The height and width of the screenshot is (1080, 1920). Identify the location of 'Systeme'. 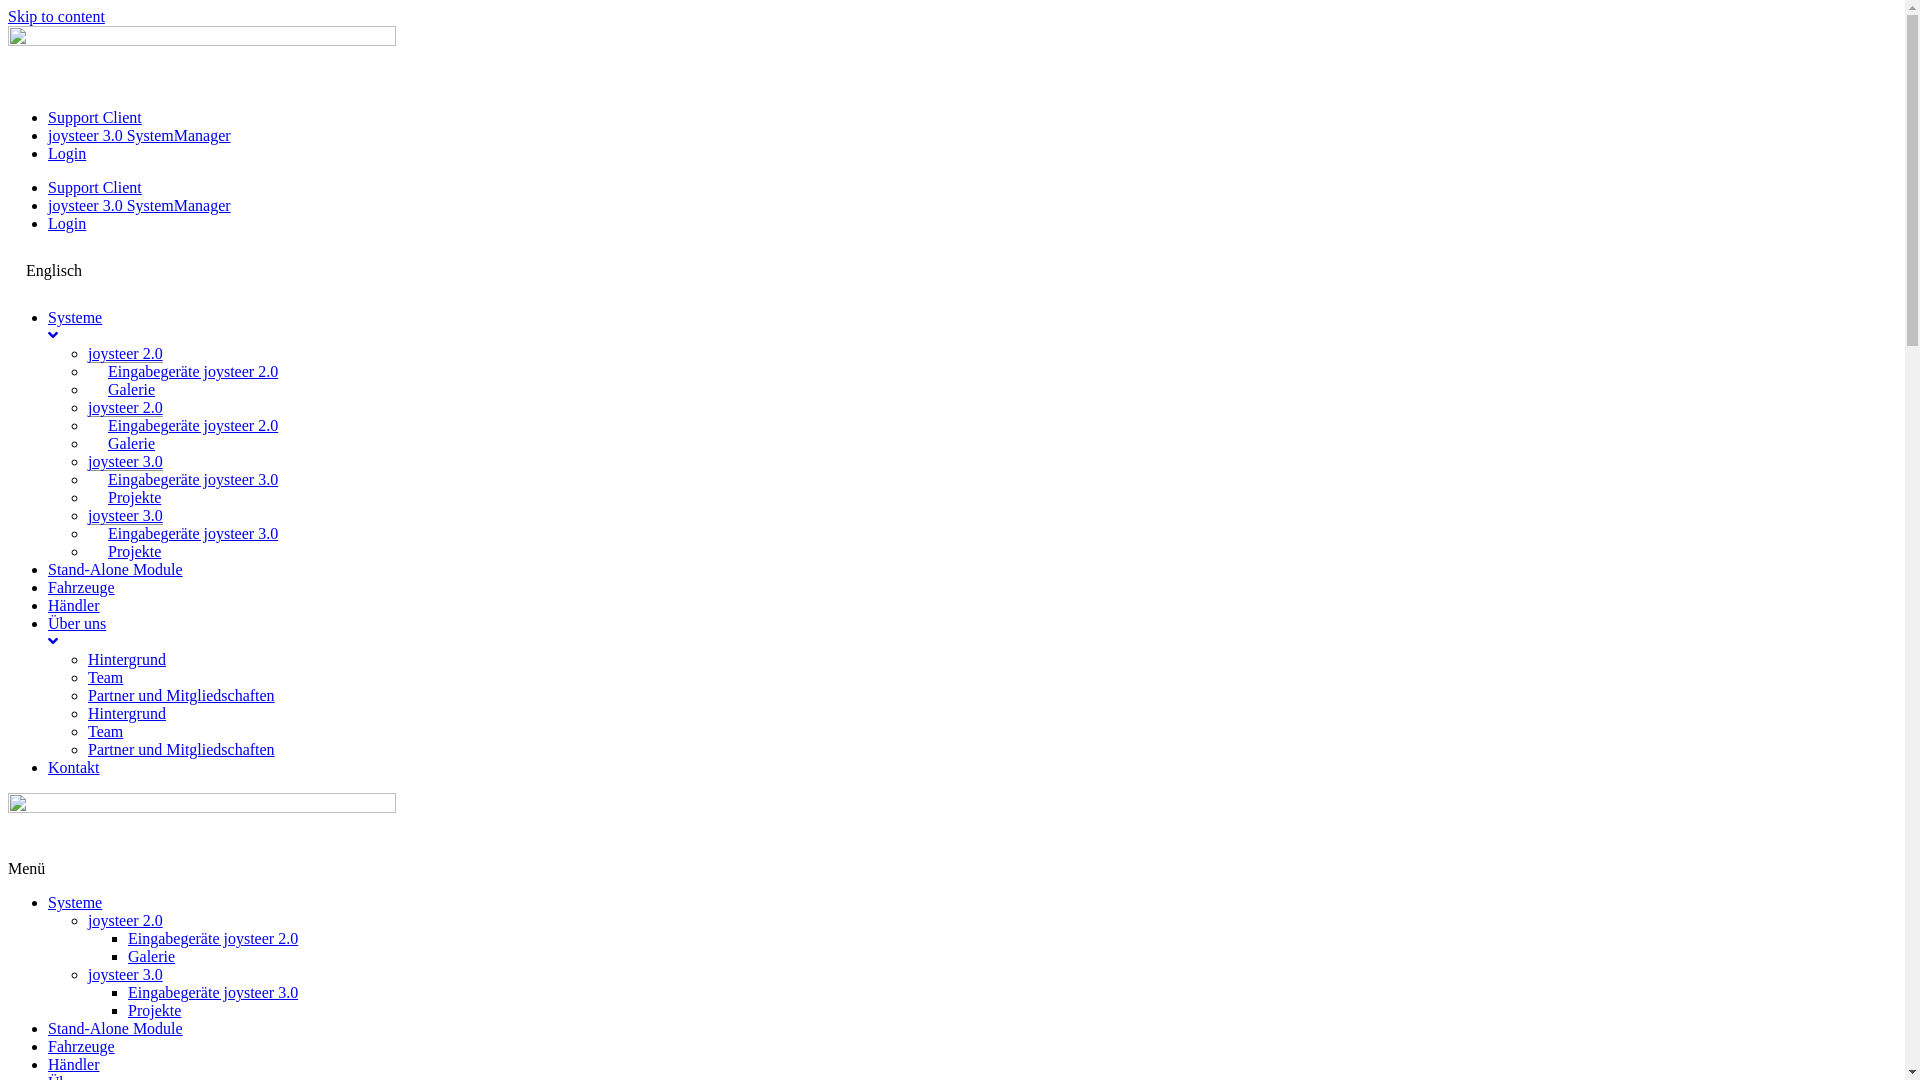
(48, 326).